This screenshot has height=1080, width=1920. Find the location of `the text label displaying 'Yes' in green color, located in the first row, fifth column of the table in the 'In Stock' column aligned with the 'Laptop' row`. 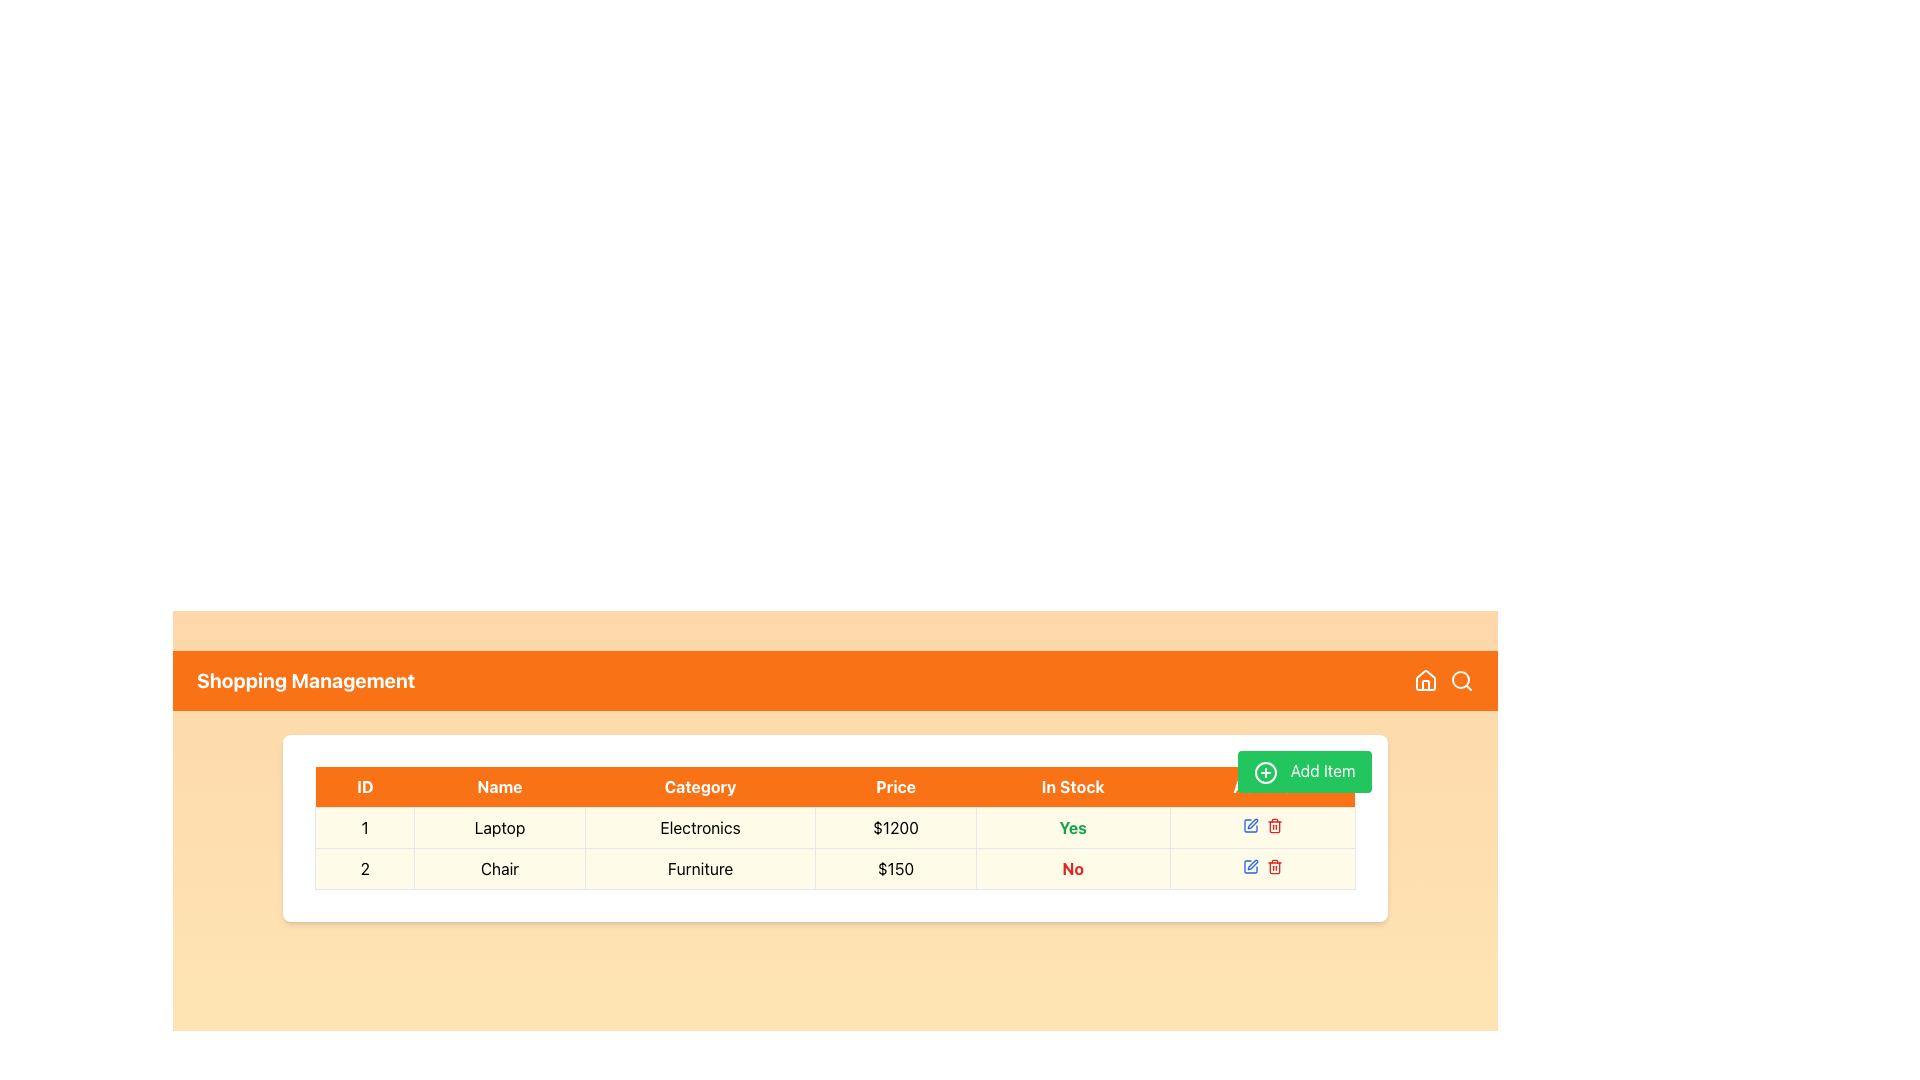

the text label displaying 'Yes' in green color, located in the first row, fifth column of the table in the 'In Stock' column aligned with the 'Laptop' row is located at coordinates (1072, 828).